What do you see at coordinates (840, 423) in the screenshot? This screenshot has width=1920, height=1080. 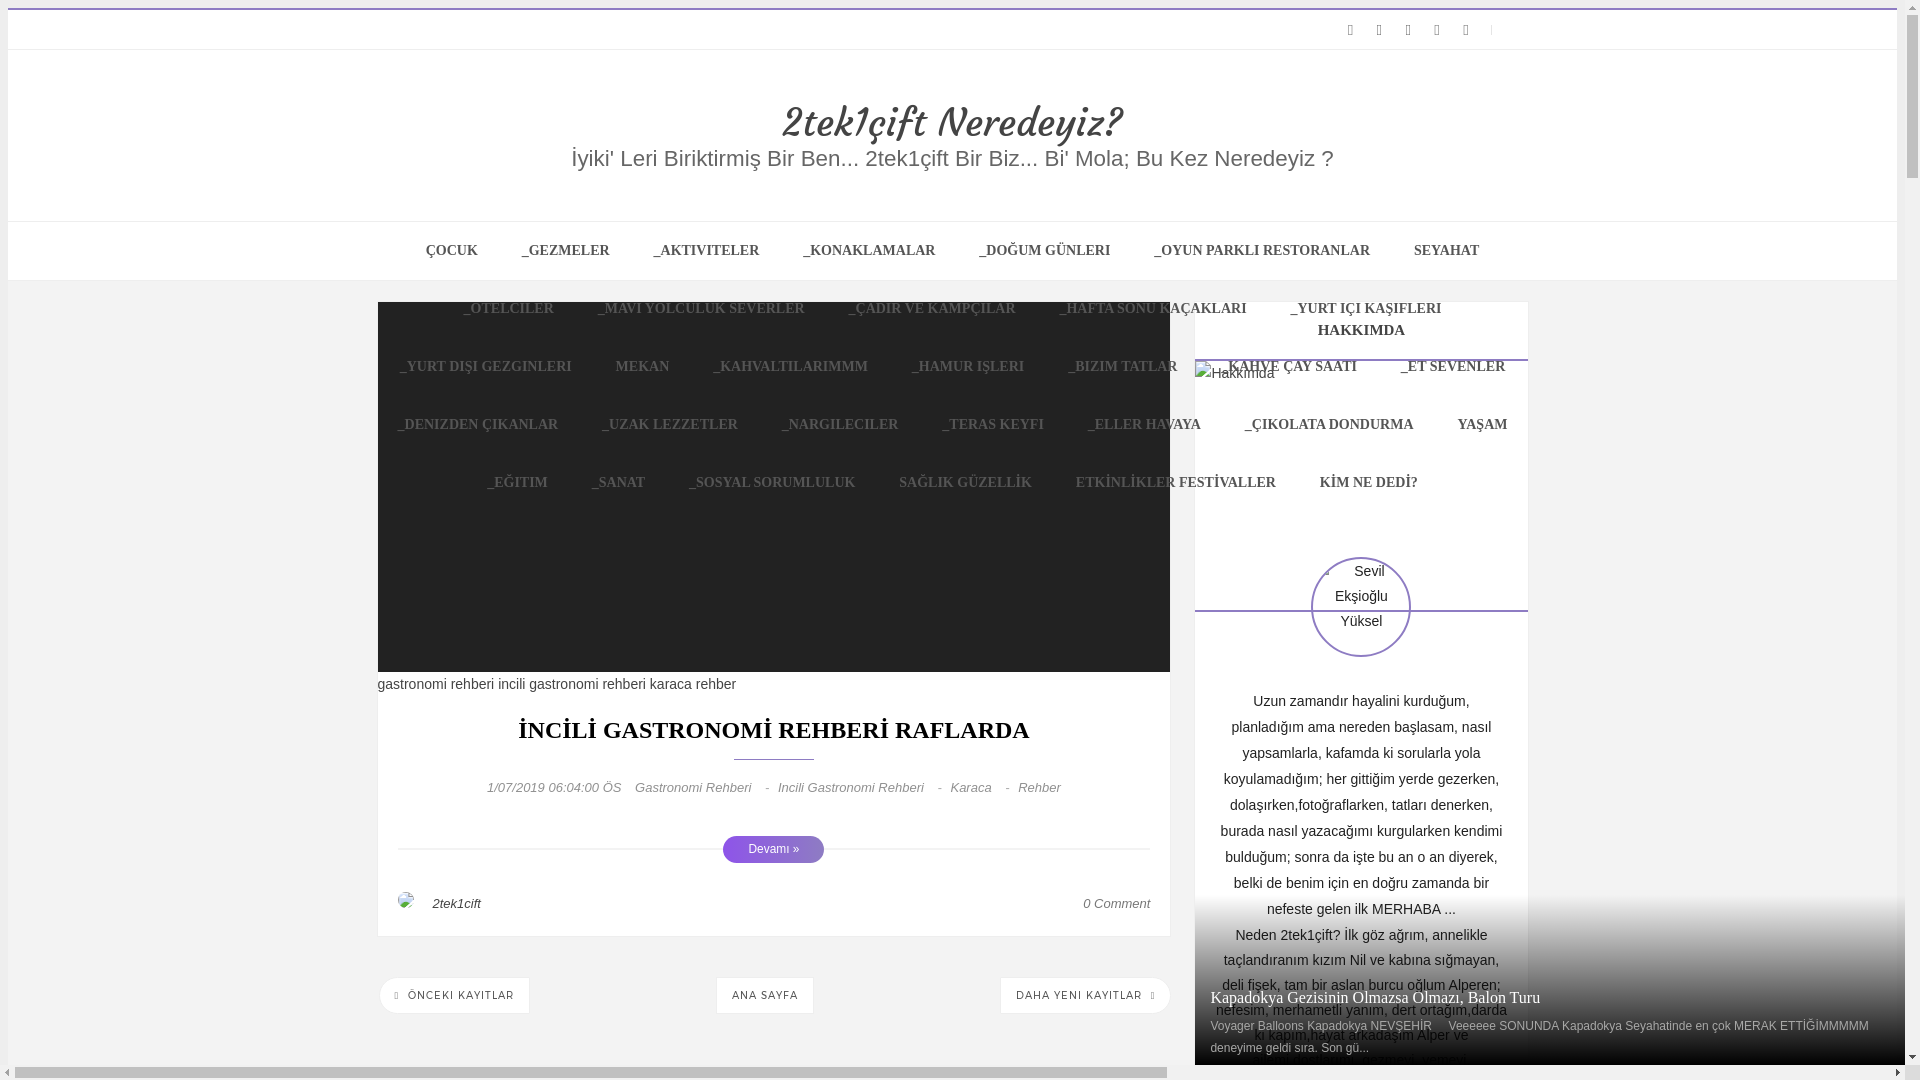 I see `'_NARGILECILER'` at bounding box center [840, 423].